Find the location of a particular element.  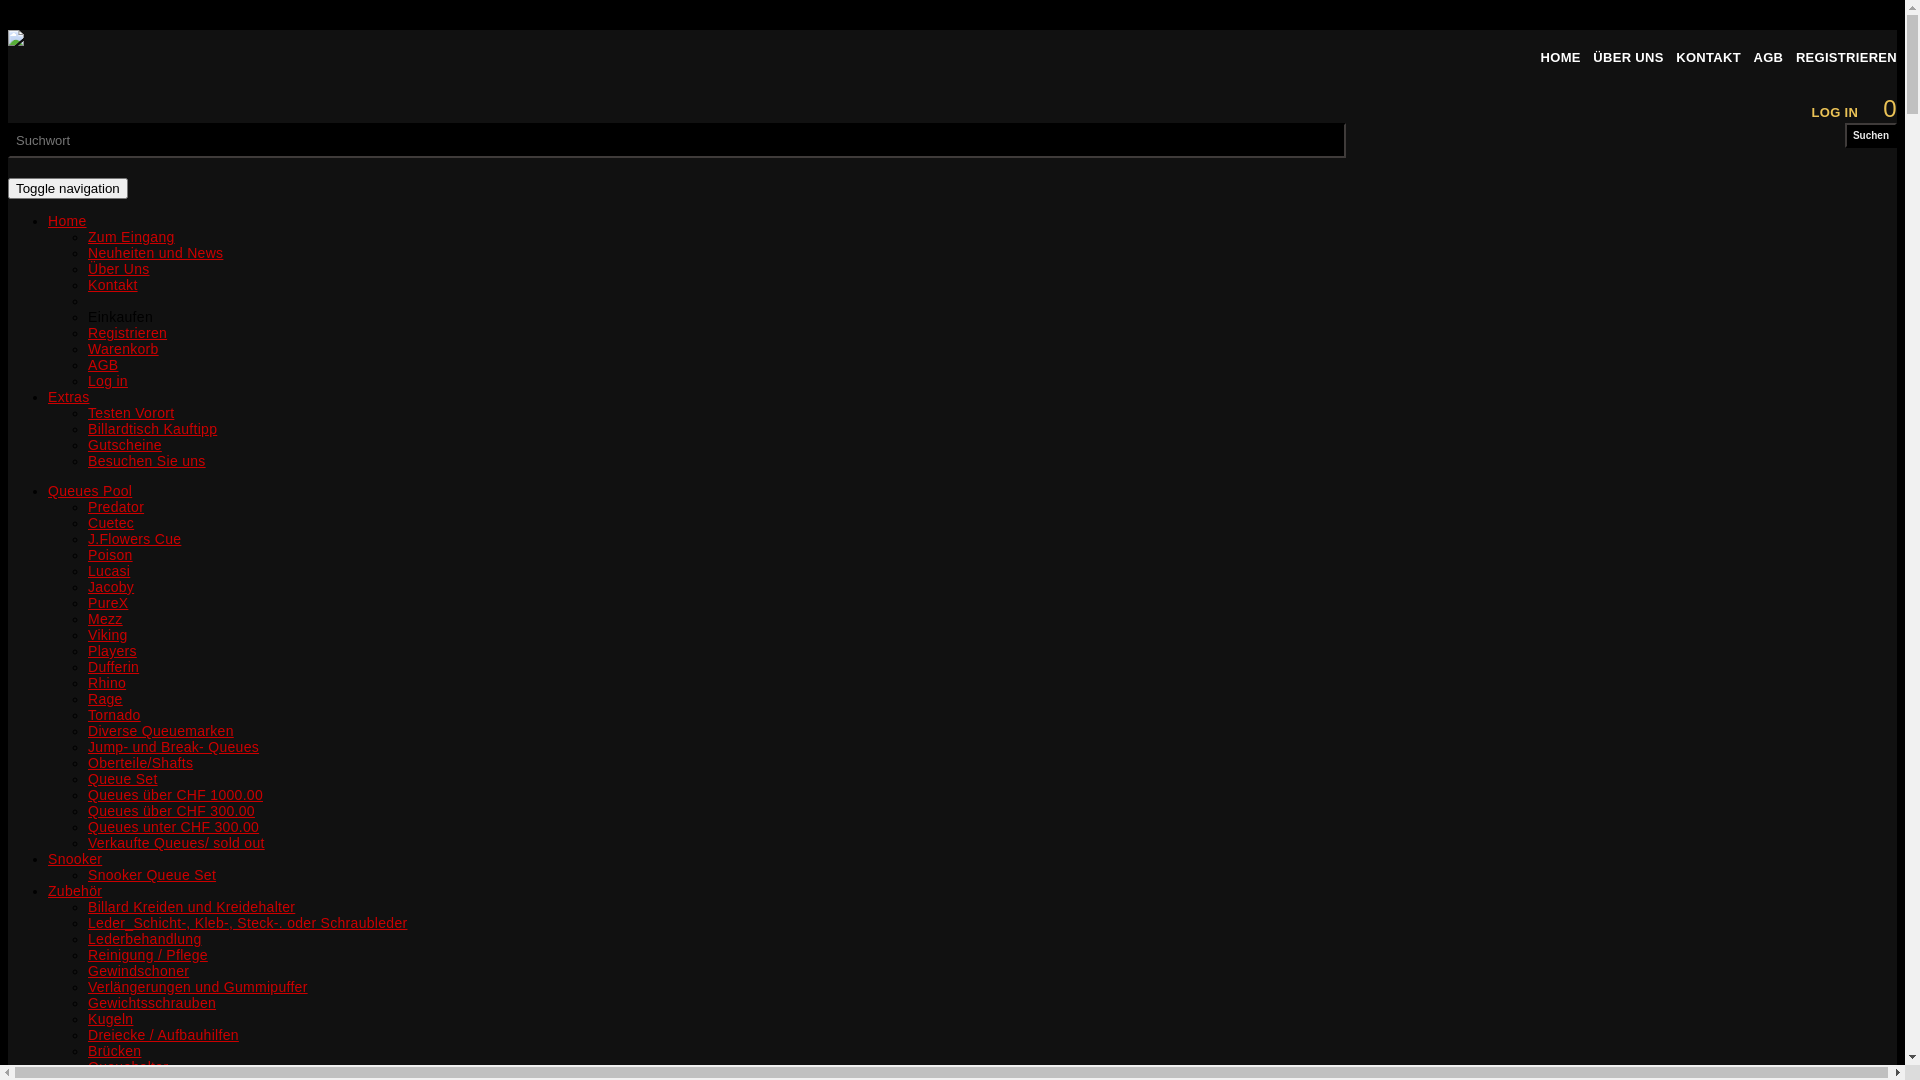

'Suchen' is located at coordinates (1870, 135).